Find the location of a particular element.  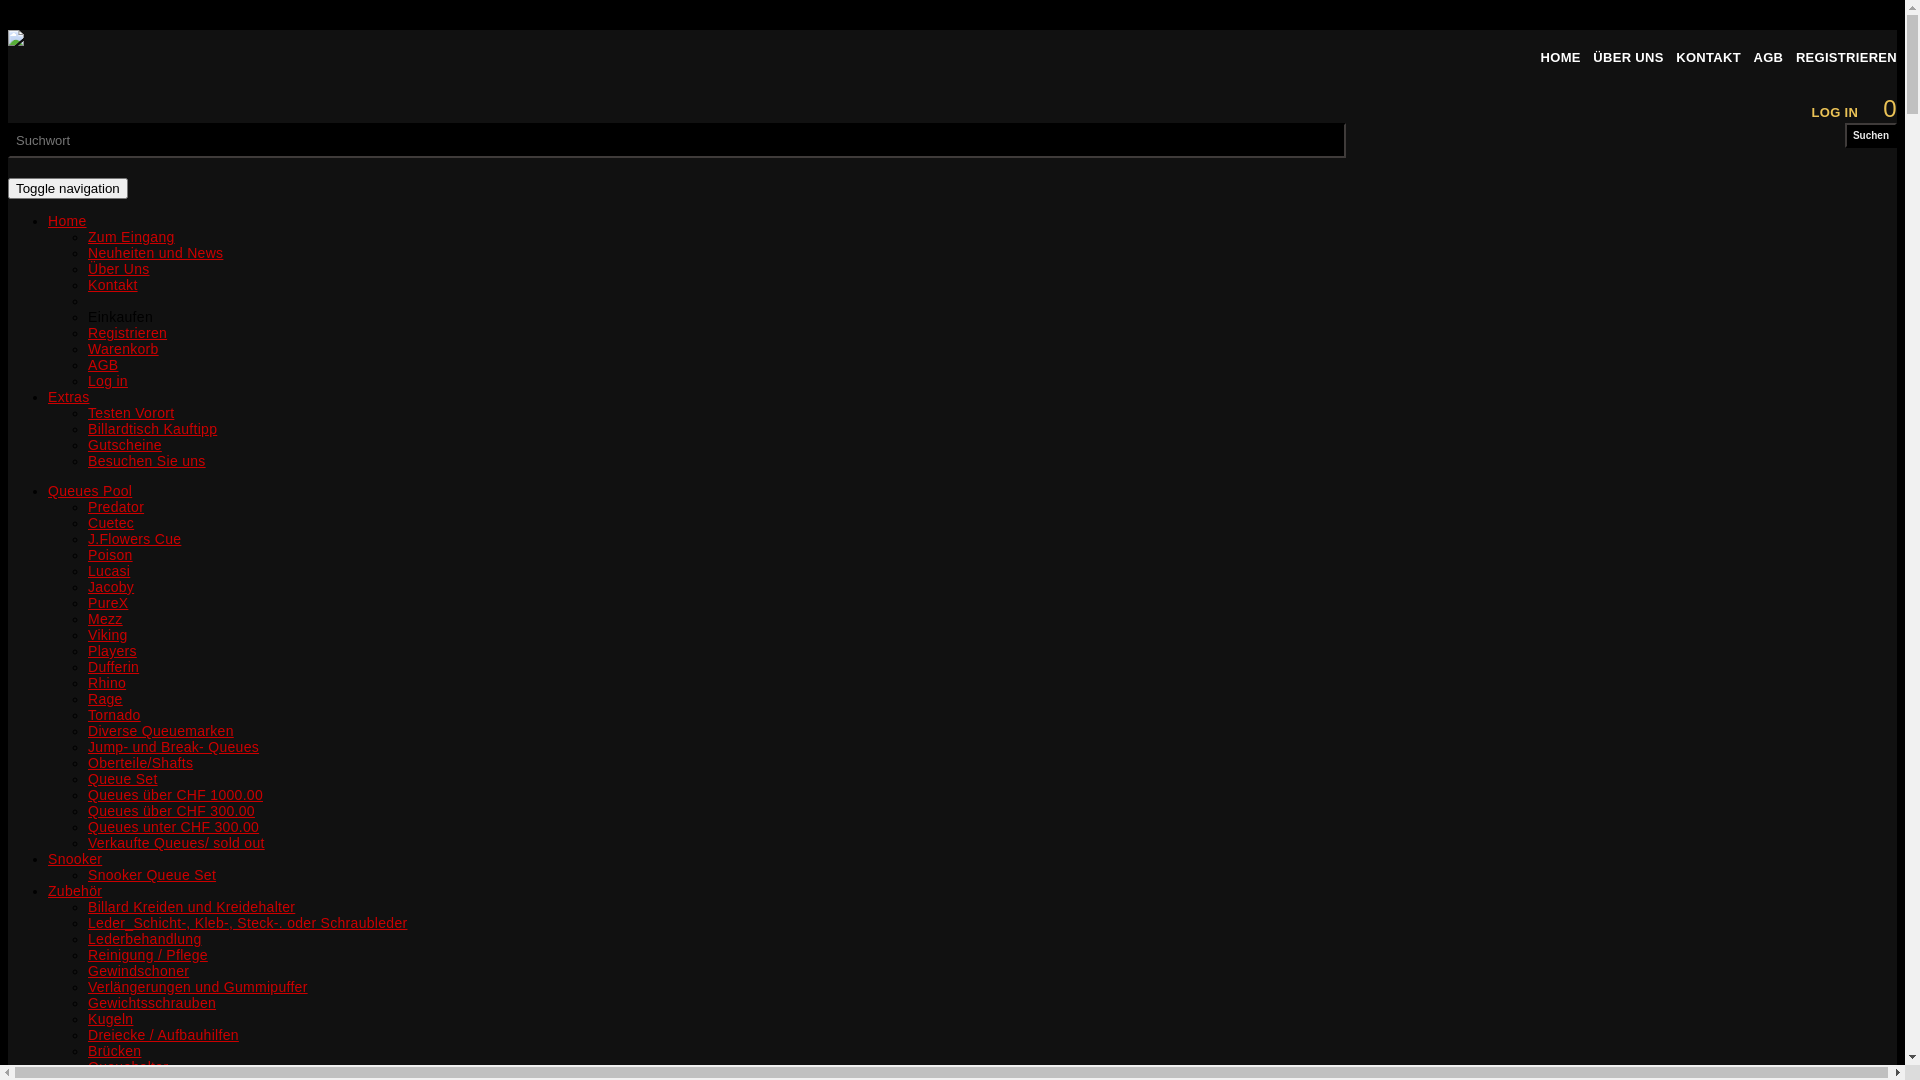

'Suchen' is located at coordinates (1870, 135).